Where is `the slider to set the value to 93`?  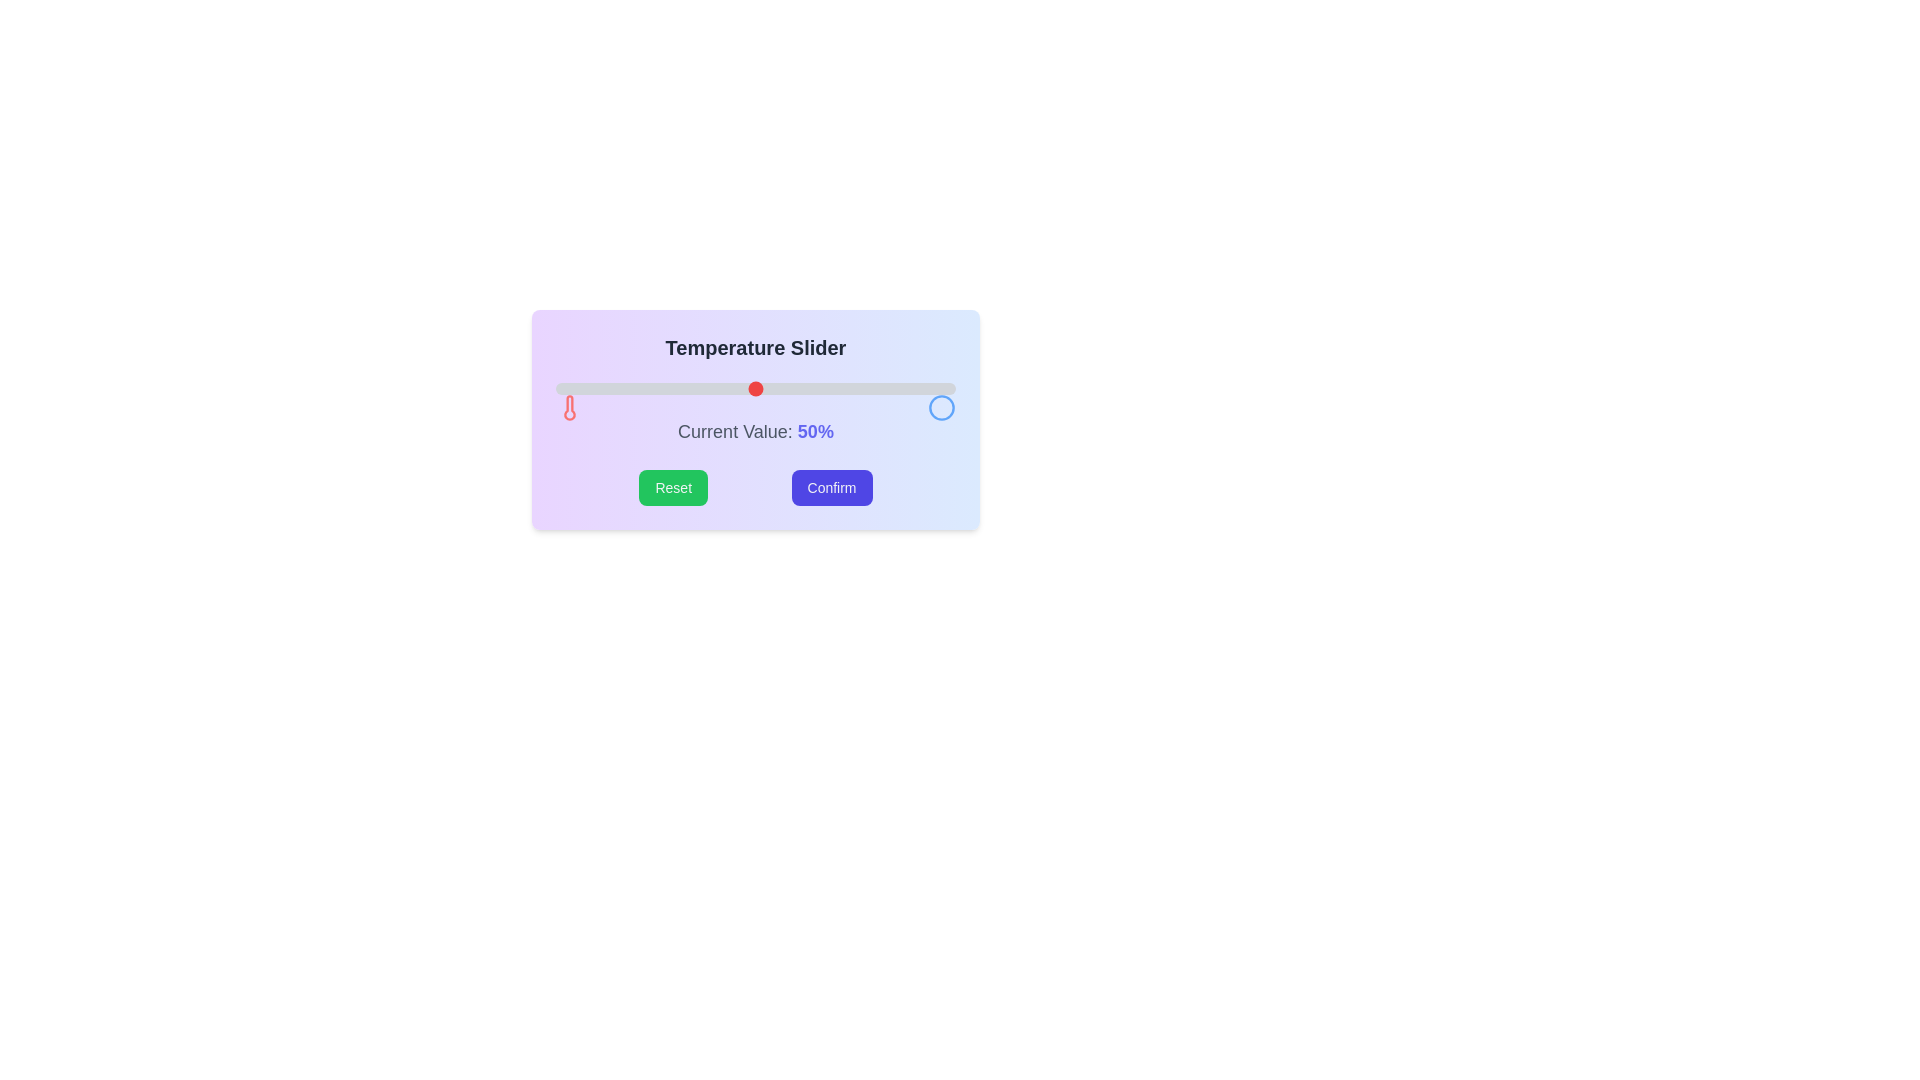
the slider to set the value to 93 is located at coordinates (926, 389).